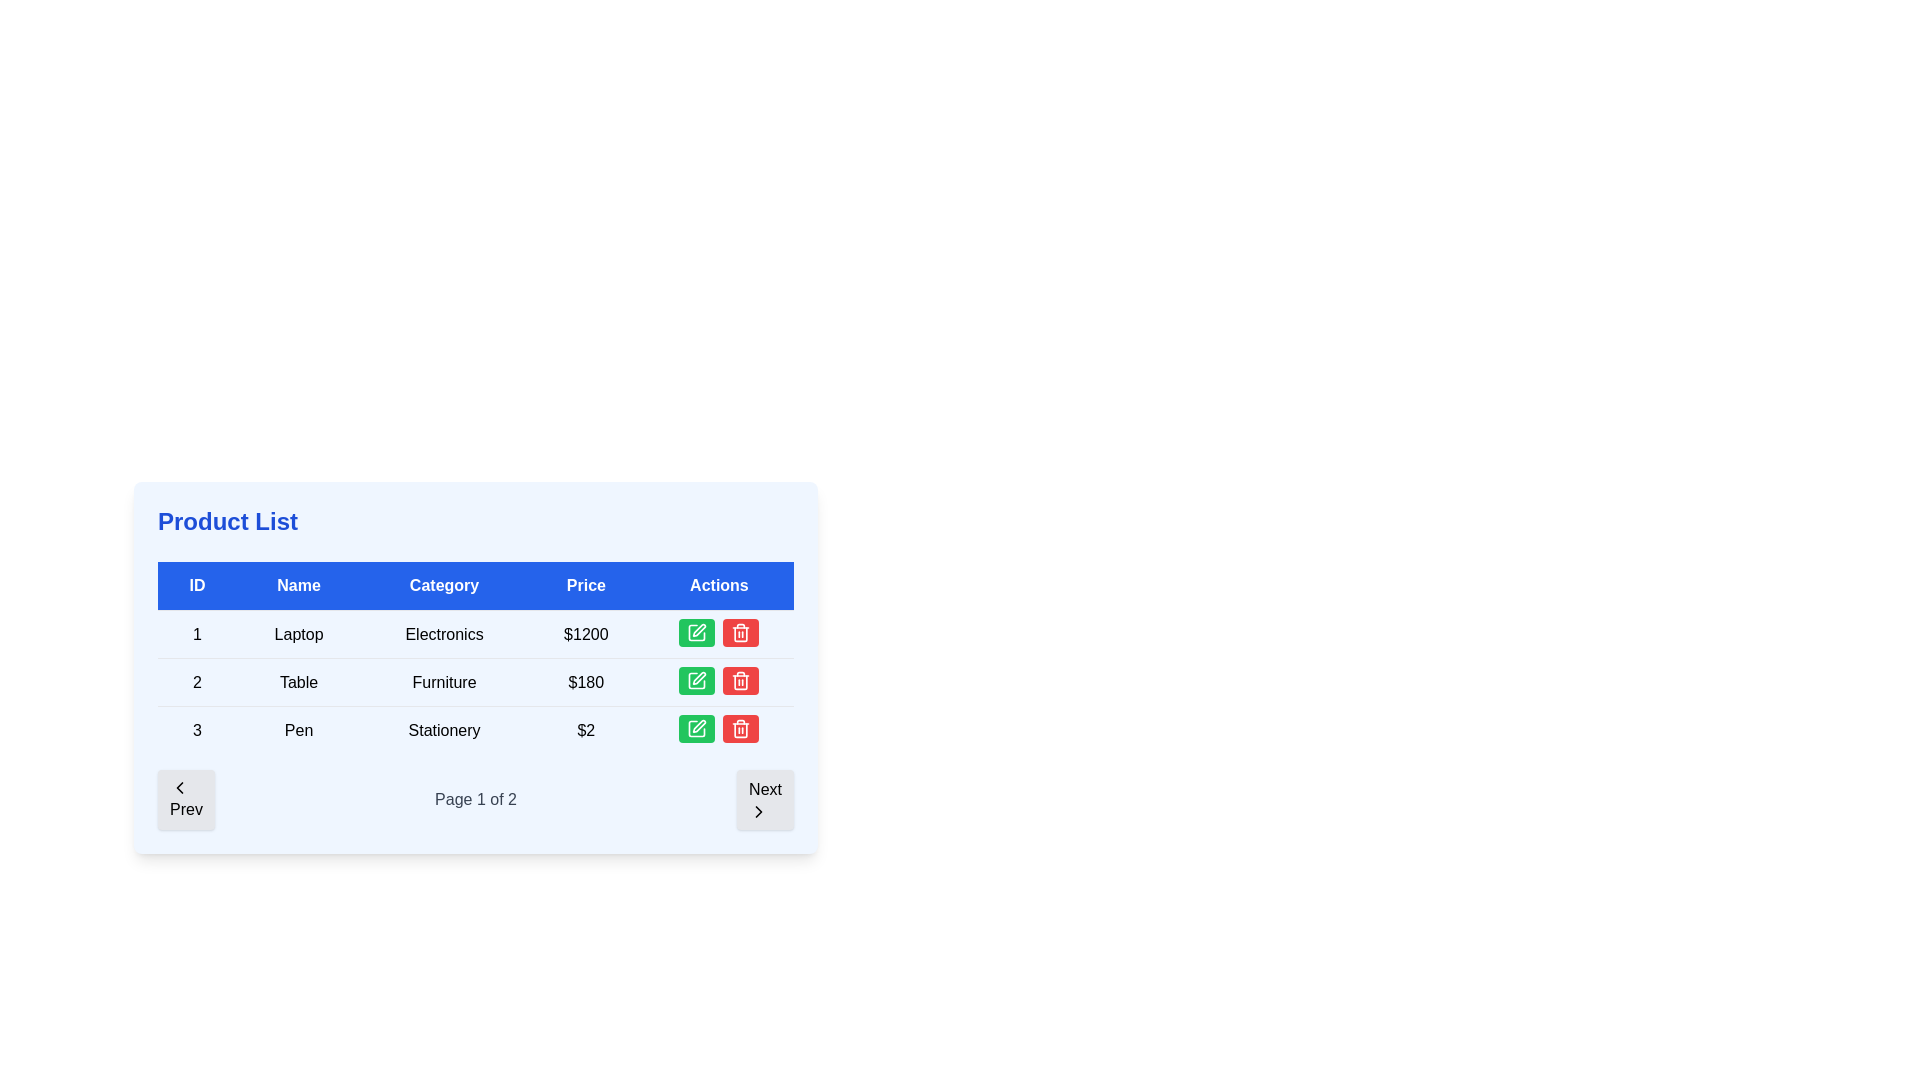 The image size is (1920, 1080). I want to click on the 'Stationery' text label located in the 'Category' column of the third row of the table, situated between the 'Pen' entry and the '$2' entry, so click(443, 730).